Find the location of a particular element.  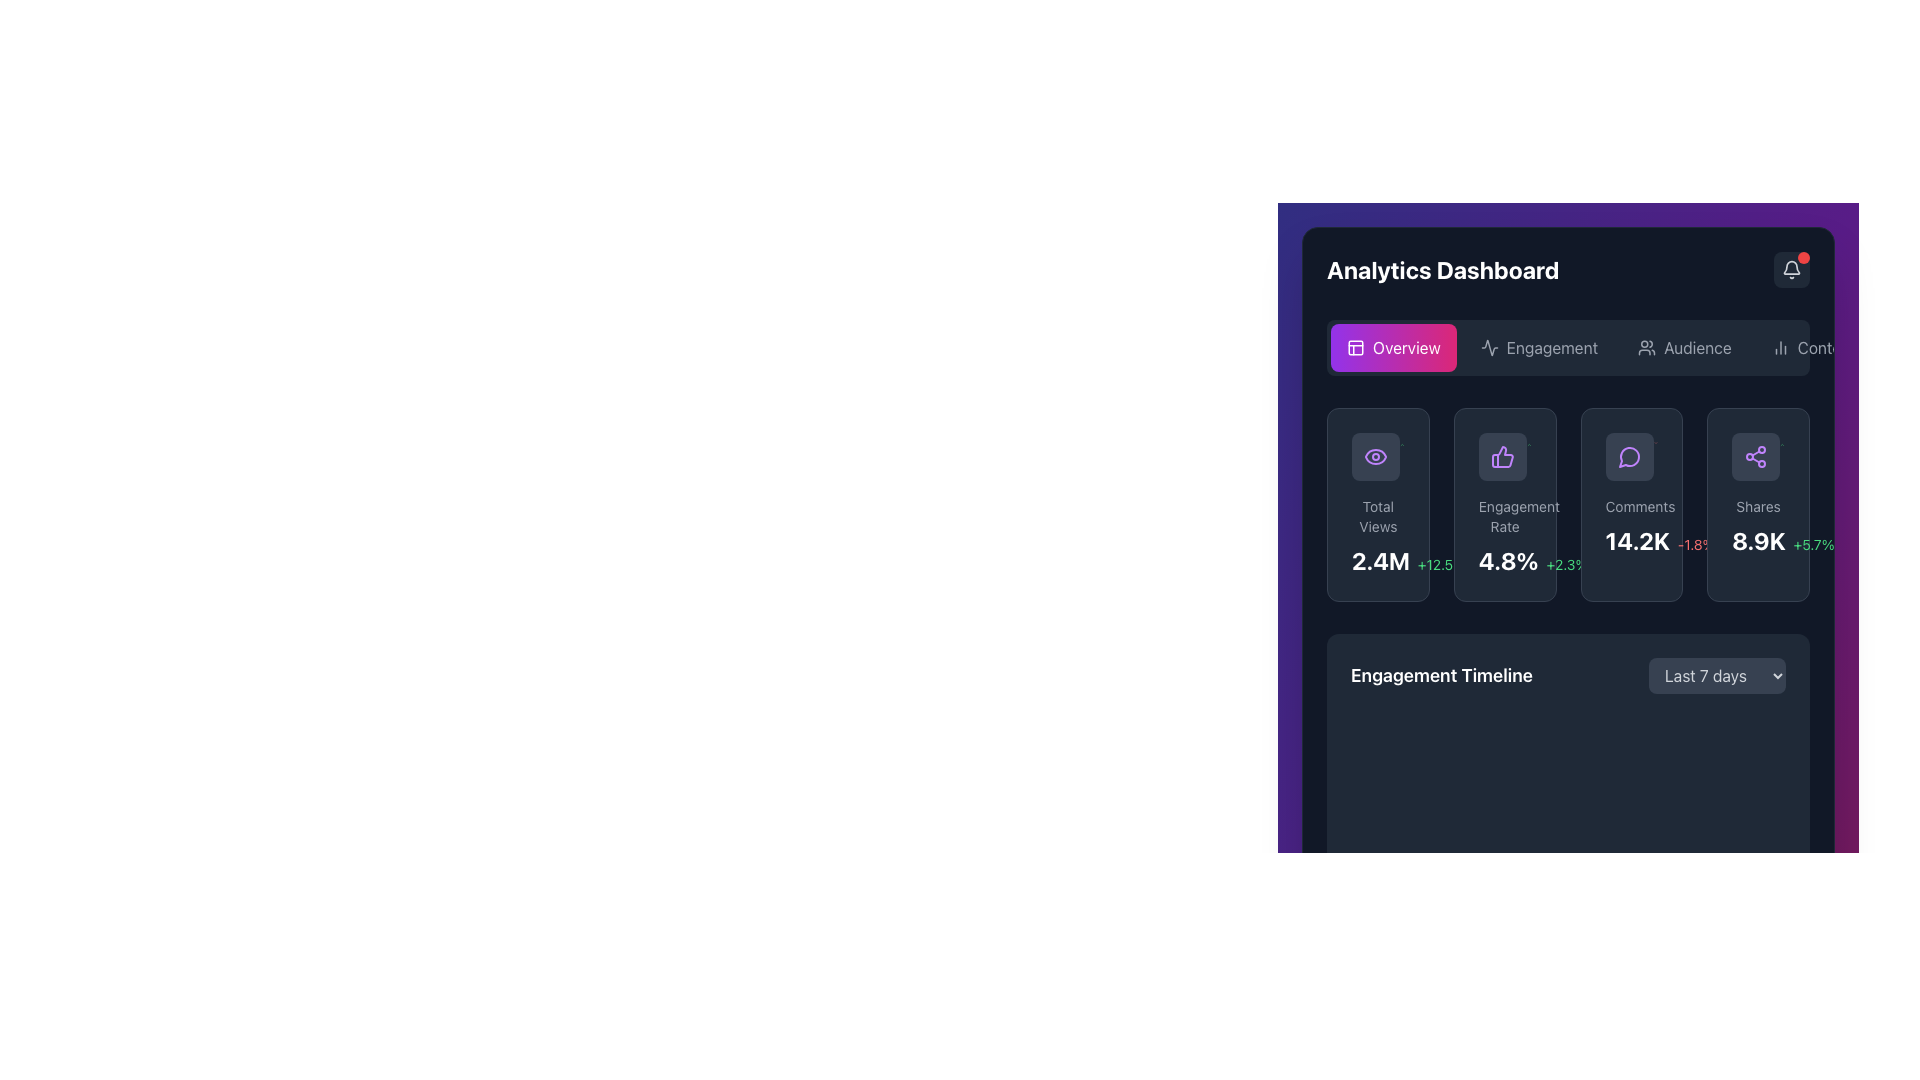

the Metric Text display showing '2.4M' with a green percentage label '+12.5%' in the 'Total Views' card of the Analytics Dashboard is located at coordinates (1377, 560).